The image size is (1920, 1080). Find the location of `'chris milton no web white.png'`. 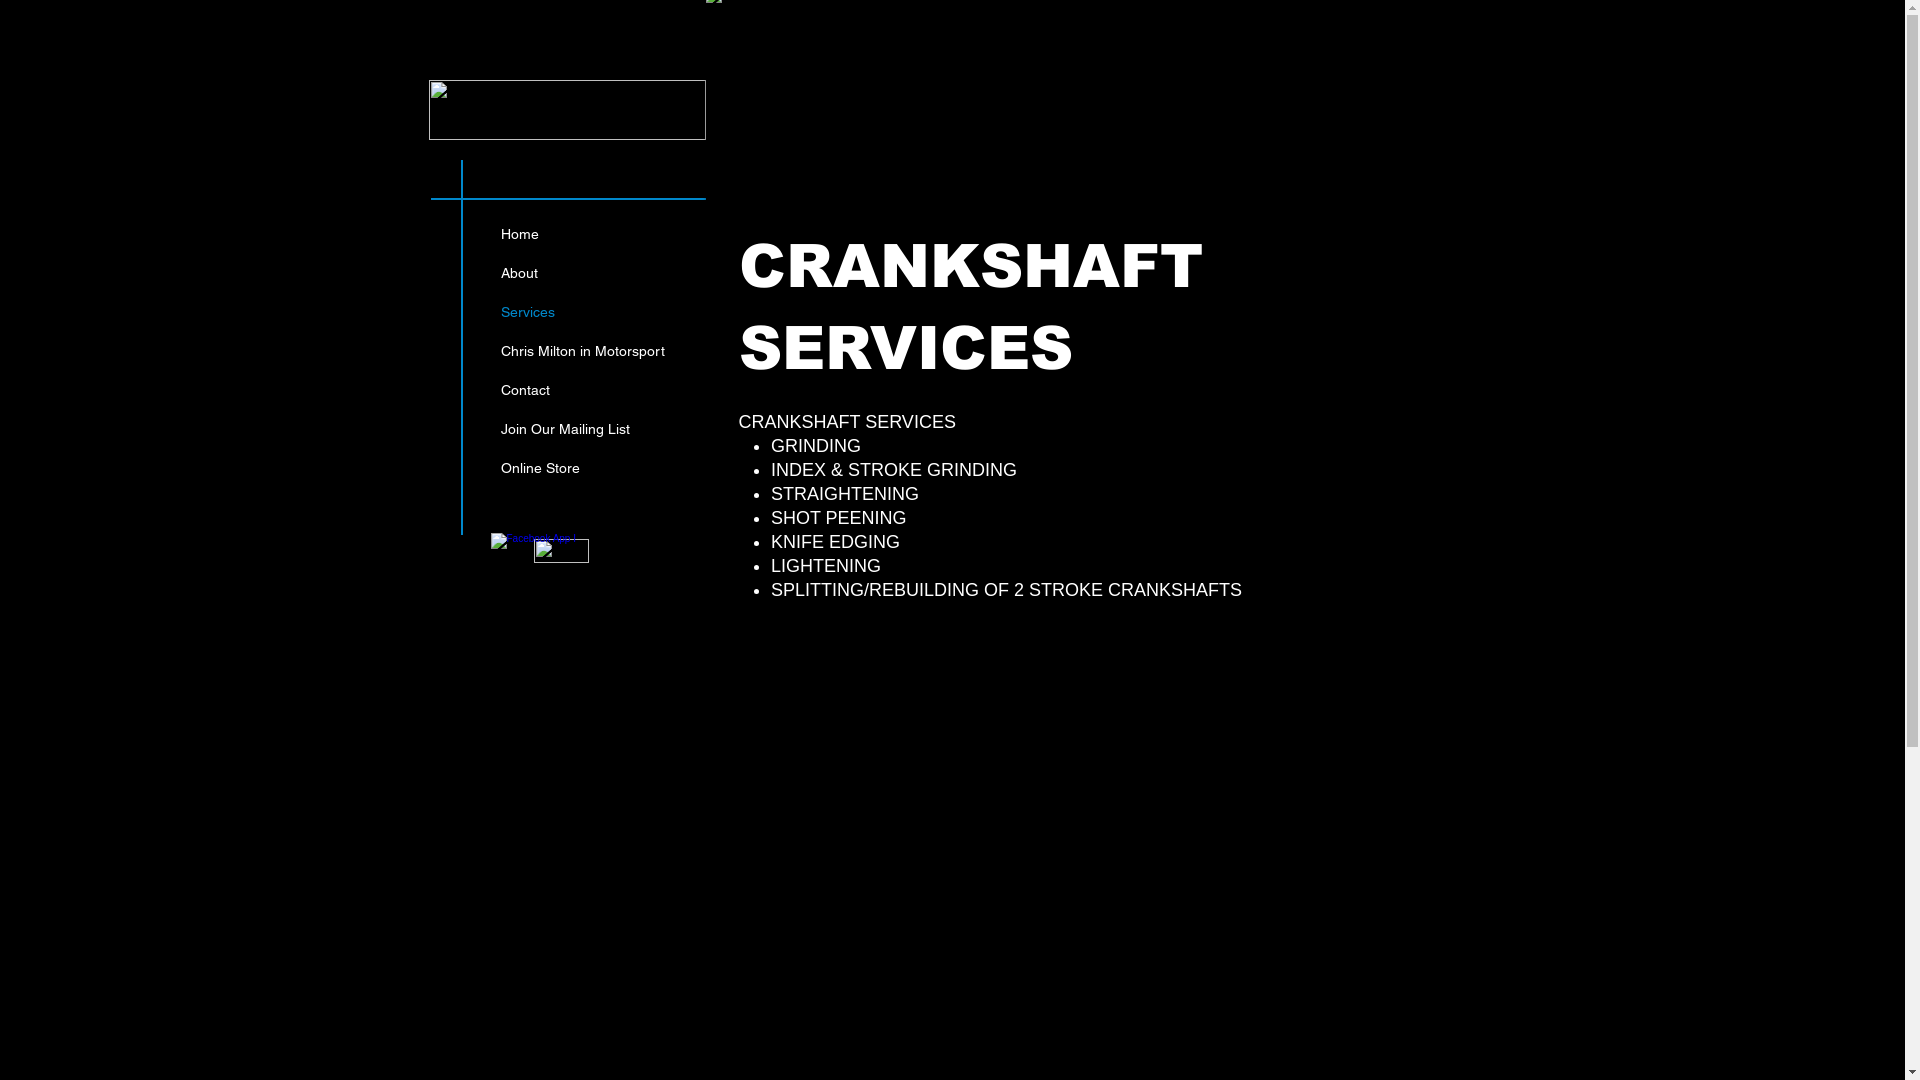

'chris milton no web white.png' is located at coordinates (565, 110).